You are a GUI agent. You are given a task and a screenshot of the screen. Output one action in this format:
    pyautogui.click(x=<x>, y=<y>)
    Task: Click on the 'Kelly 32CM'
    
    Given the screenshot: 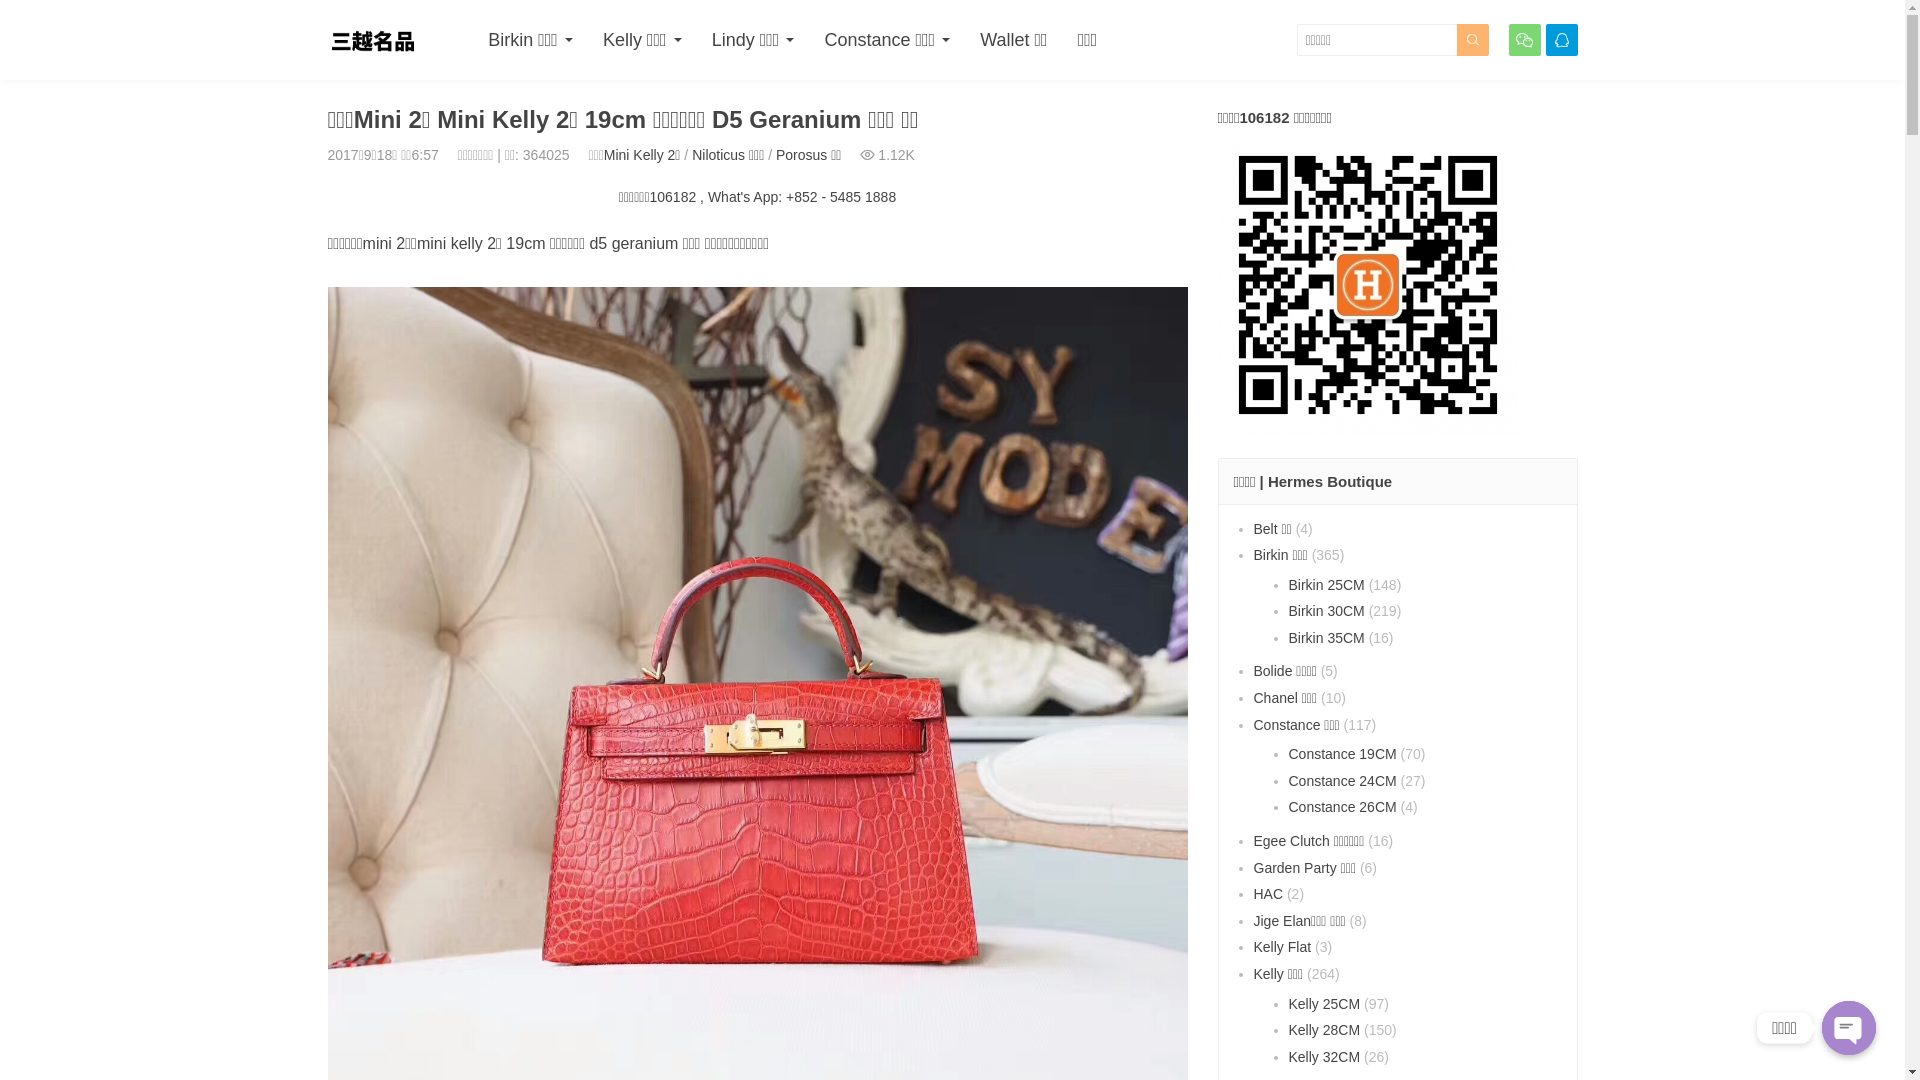 What is the action you would take?
    pyautogui.click(x=1324, y=1055)
    